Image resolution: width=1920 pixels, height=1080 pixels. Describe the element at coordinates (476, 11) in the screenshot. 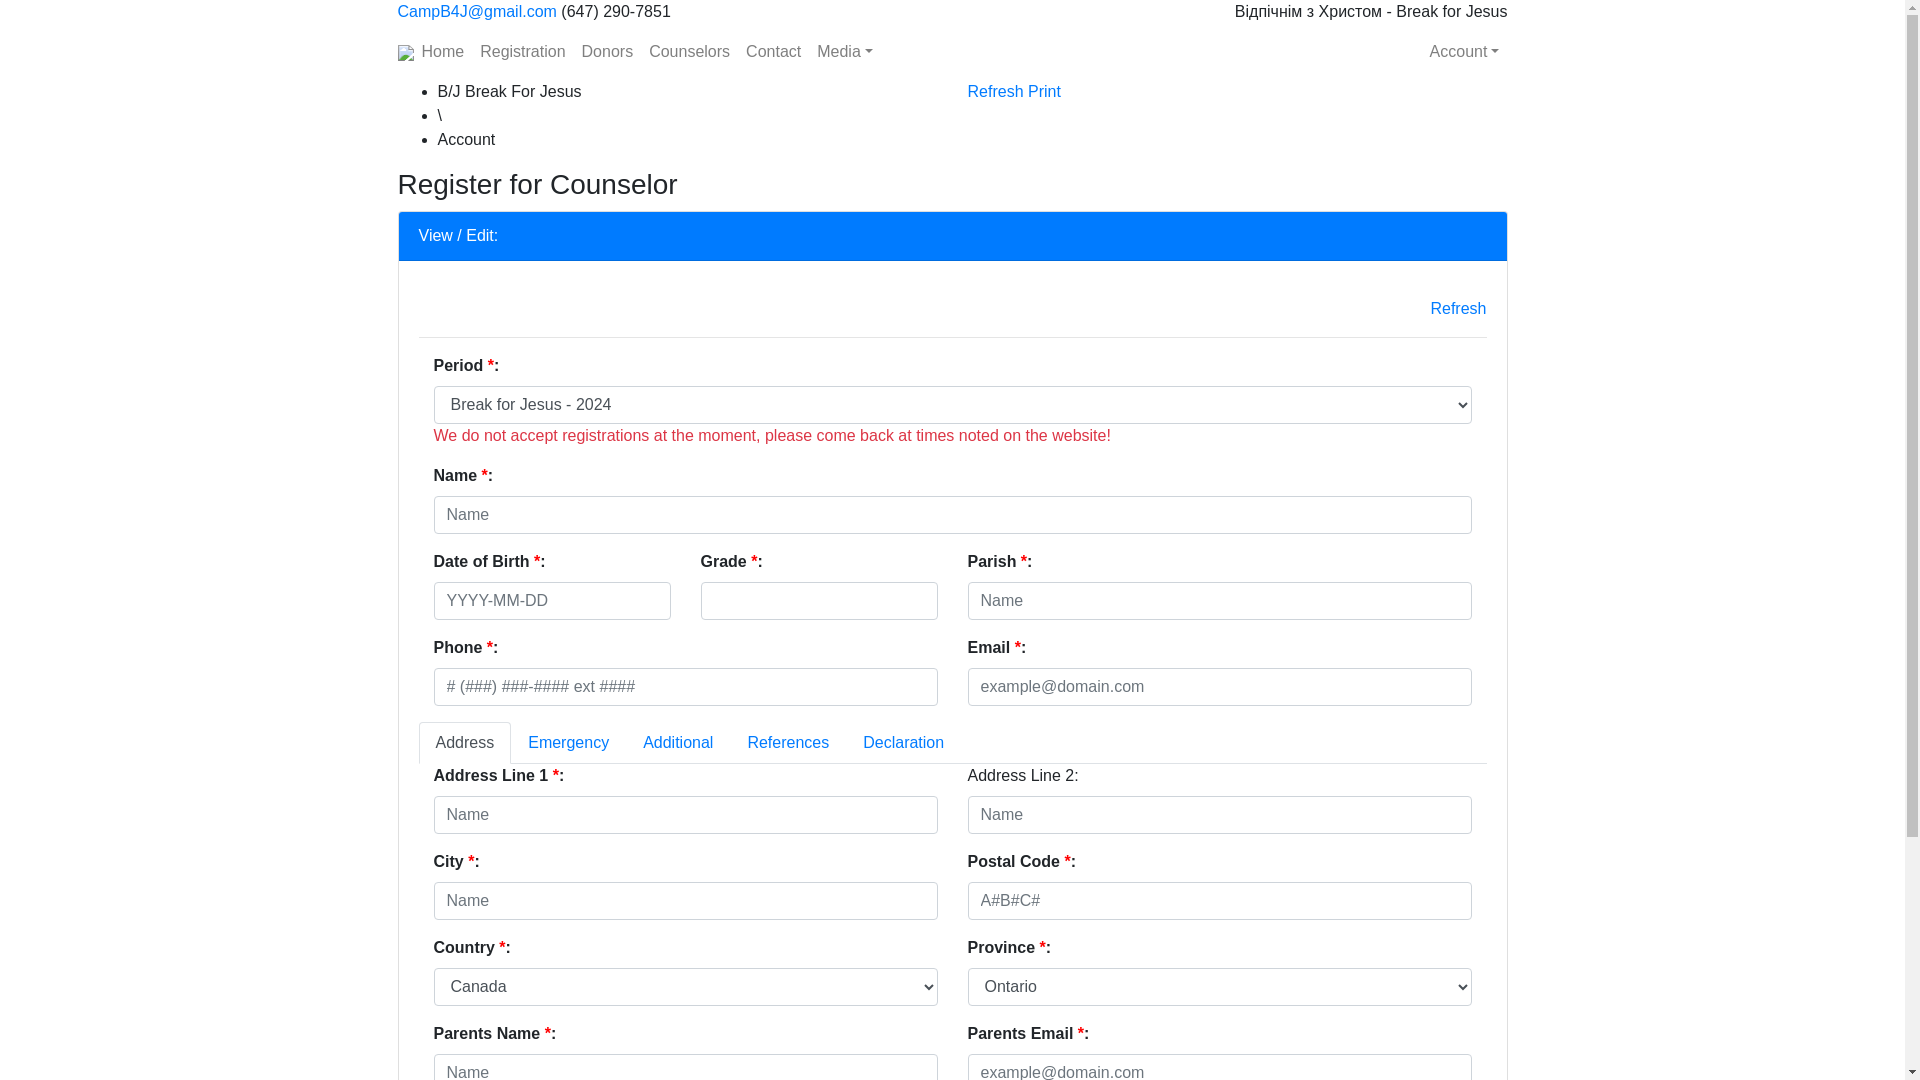

I see `'CampB4J@gmail.com'` at that location.